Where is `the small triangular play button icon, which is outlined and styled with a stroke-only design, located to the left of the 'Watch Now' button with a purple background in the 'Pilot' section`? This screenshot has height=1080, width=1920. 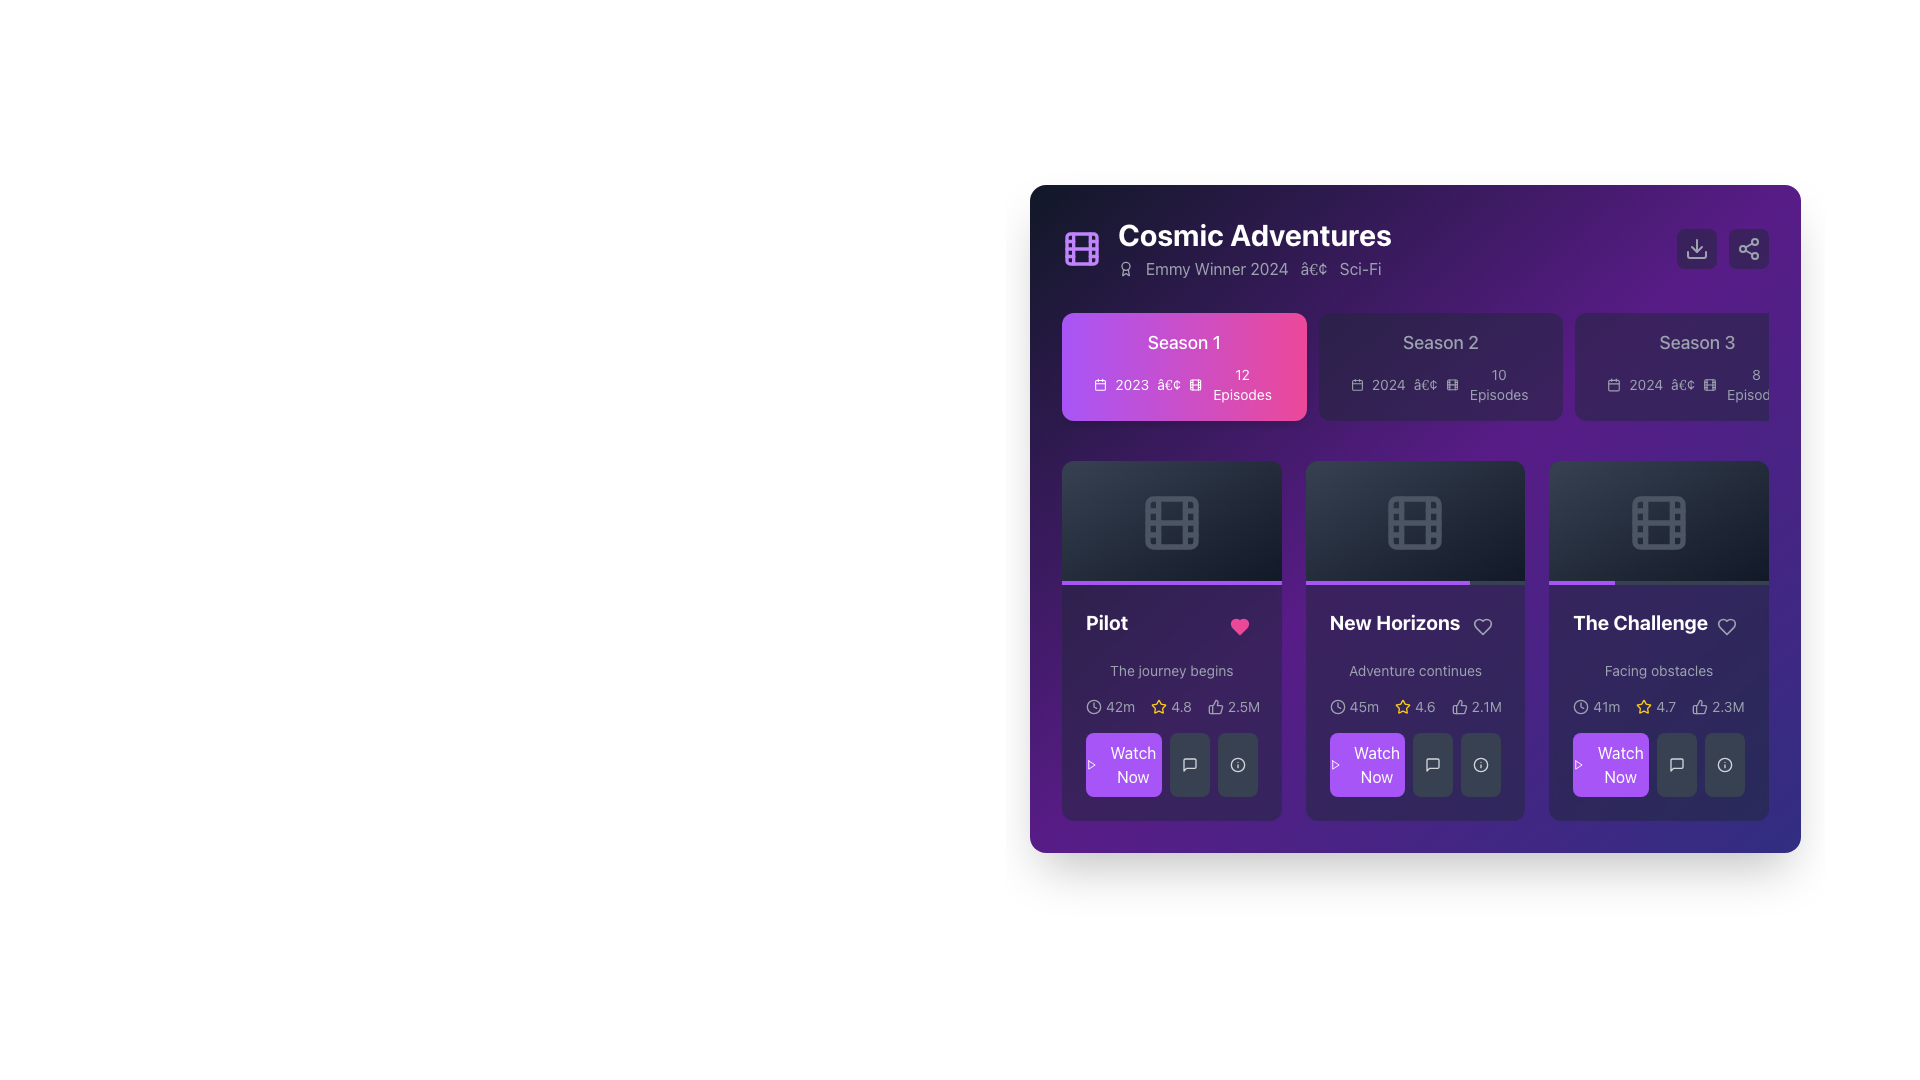 the small triangular play button icon, which is outlined and styled with a stroke-only design, located to the left of the 'Watch Now' button with a purple background in the 'Pilot' section is located at coordinates (1335, 764).